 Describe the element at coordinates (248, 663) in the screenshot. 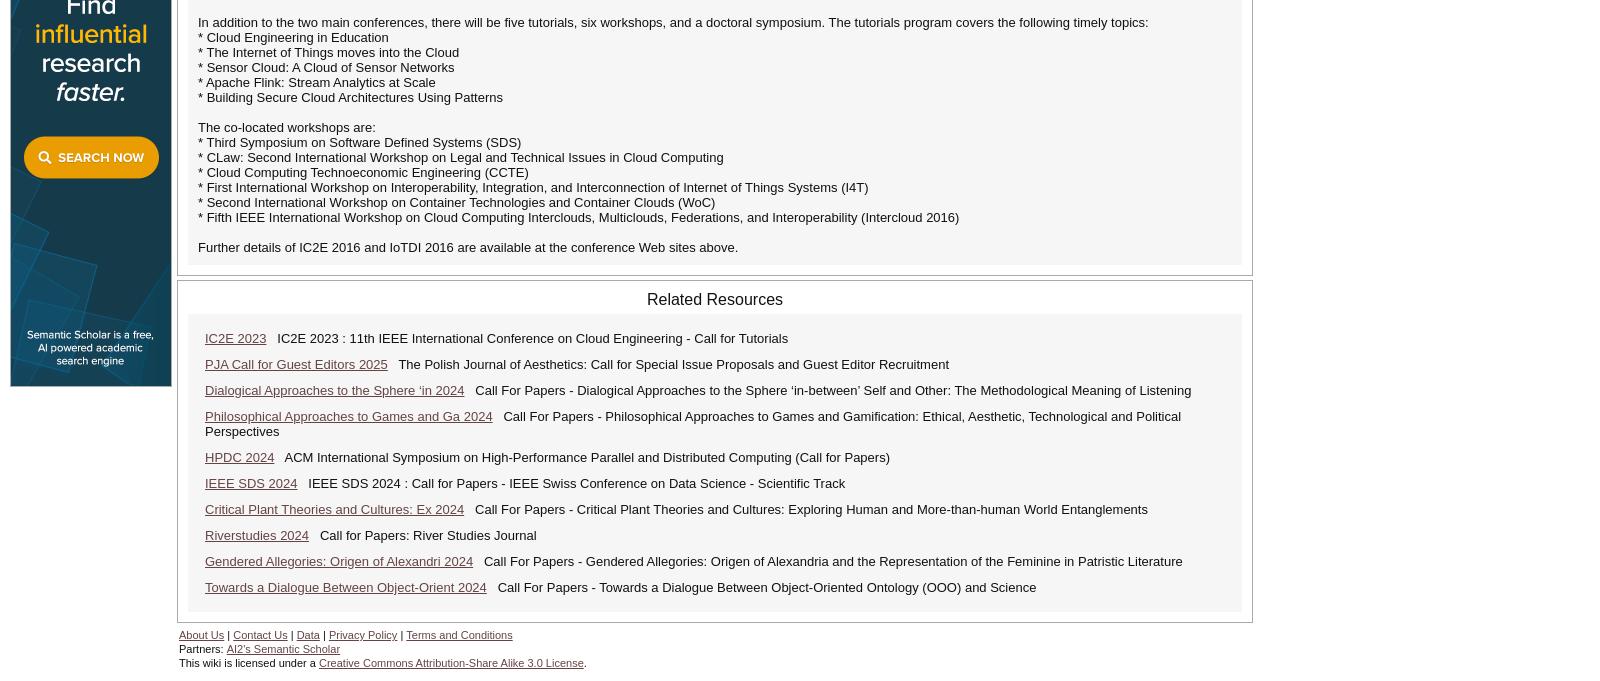

I see `'This wiki is licensed under a'` at that location.